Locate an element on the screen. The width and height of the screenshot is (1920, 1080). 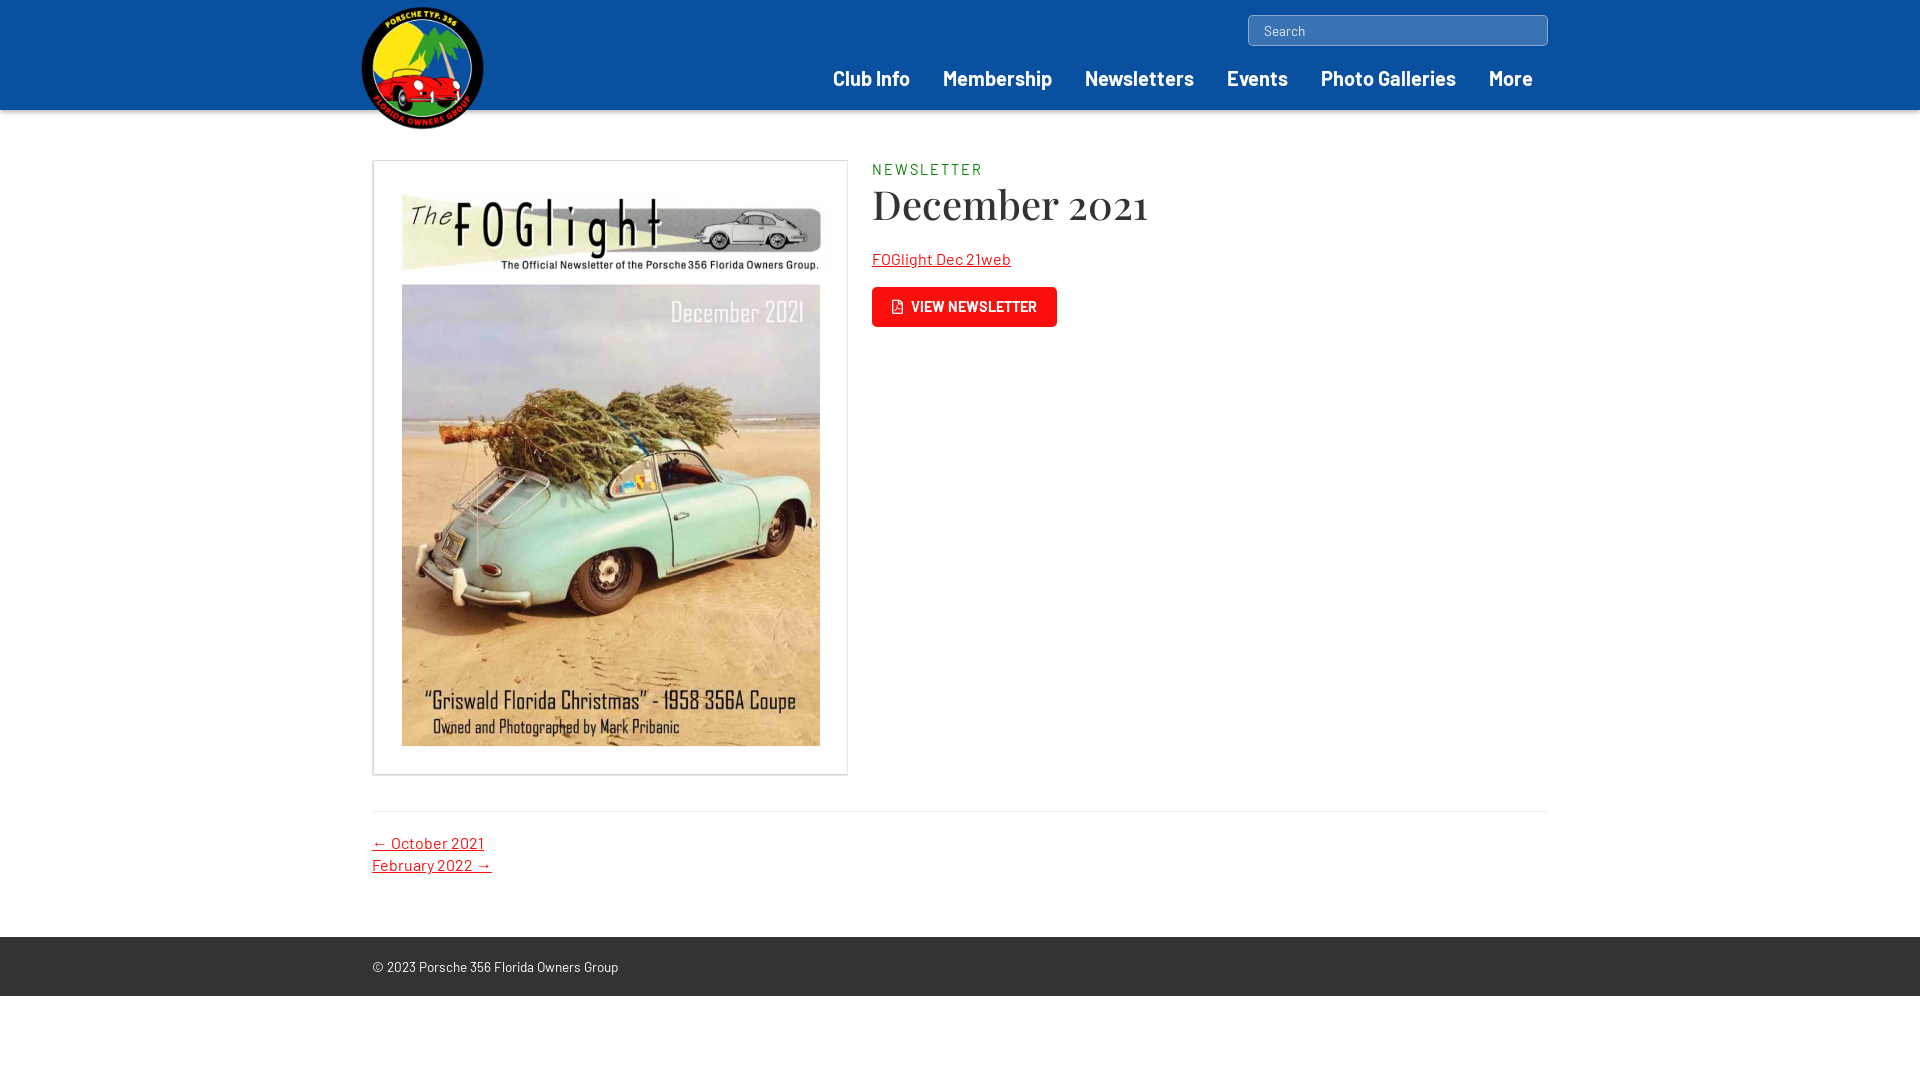
'Club Info' is located at coordinates (871, 76).